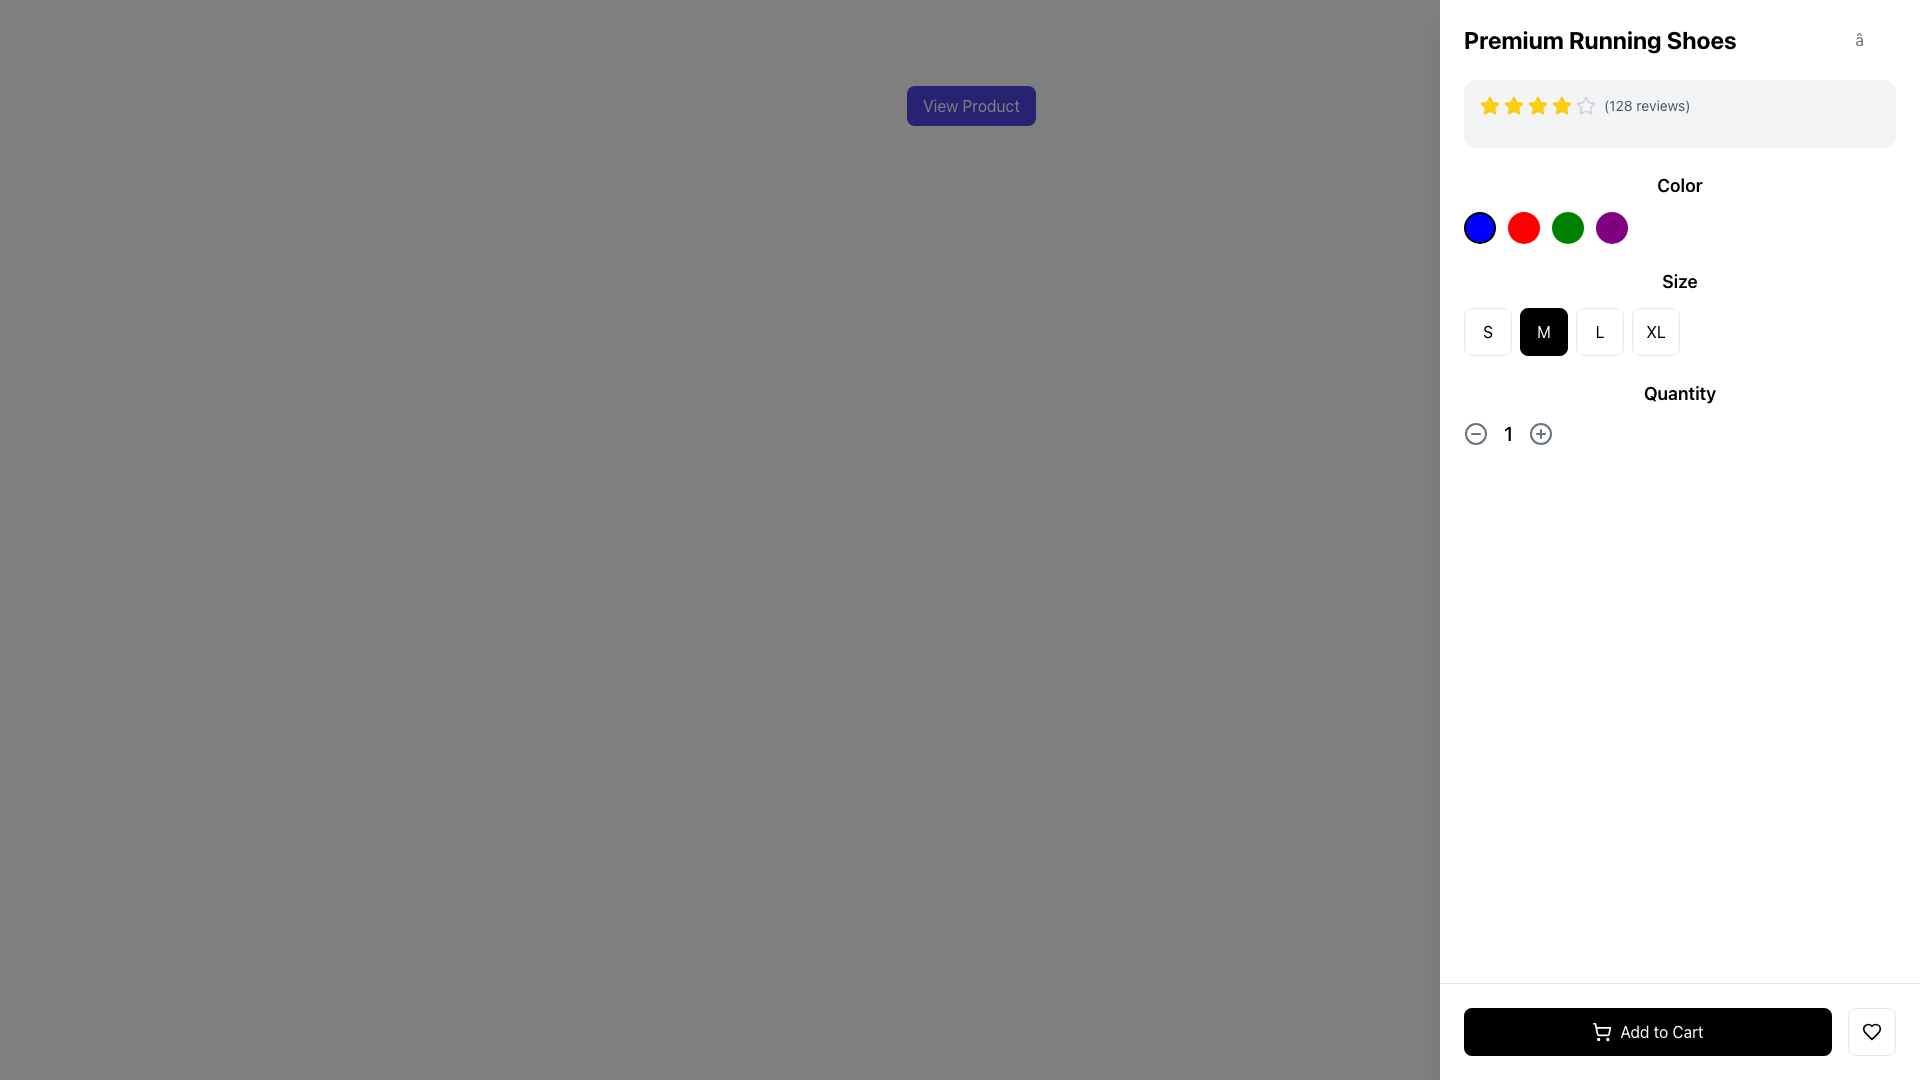  What do you see at coordinates (1522, 226) in the screenshot?
I see `the bright red circular button` at bounding box center [1522, 226].